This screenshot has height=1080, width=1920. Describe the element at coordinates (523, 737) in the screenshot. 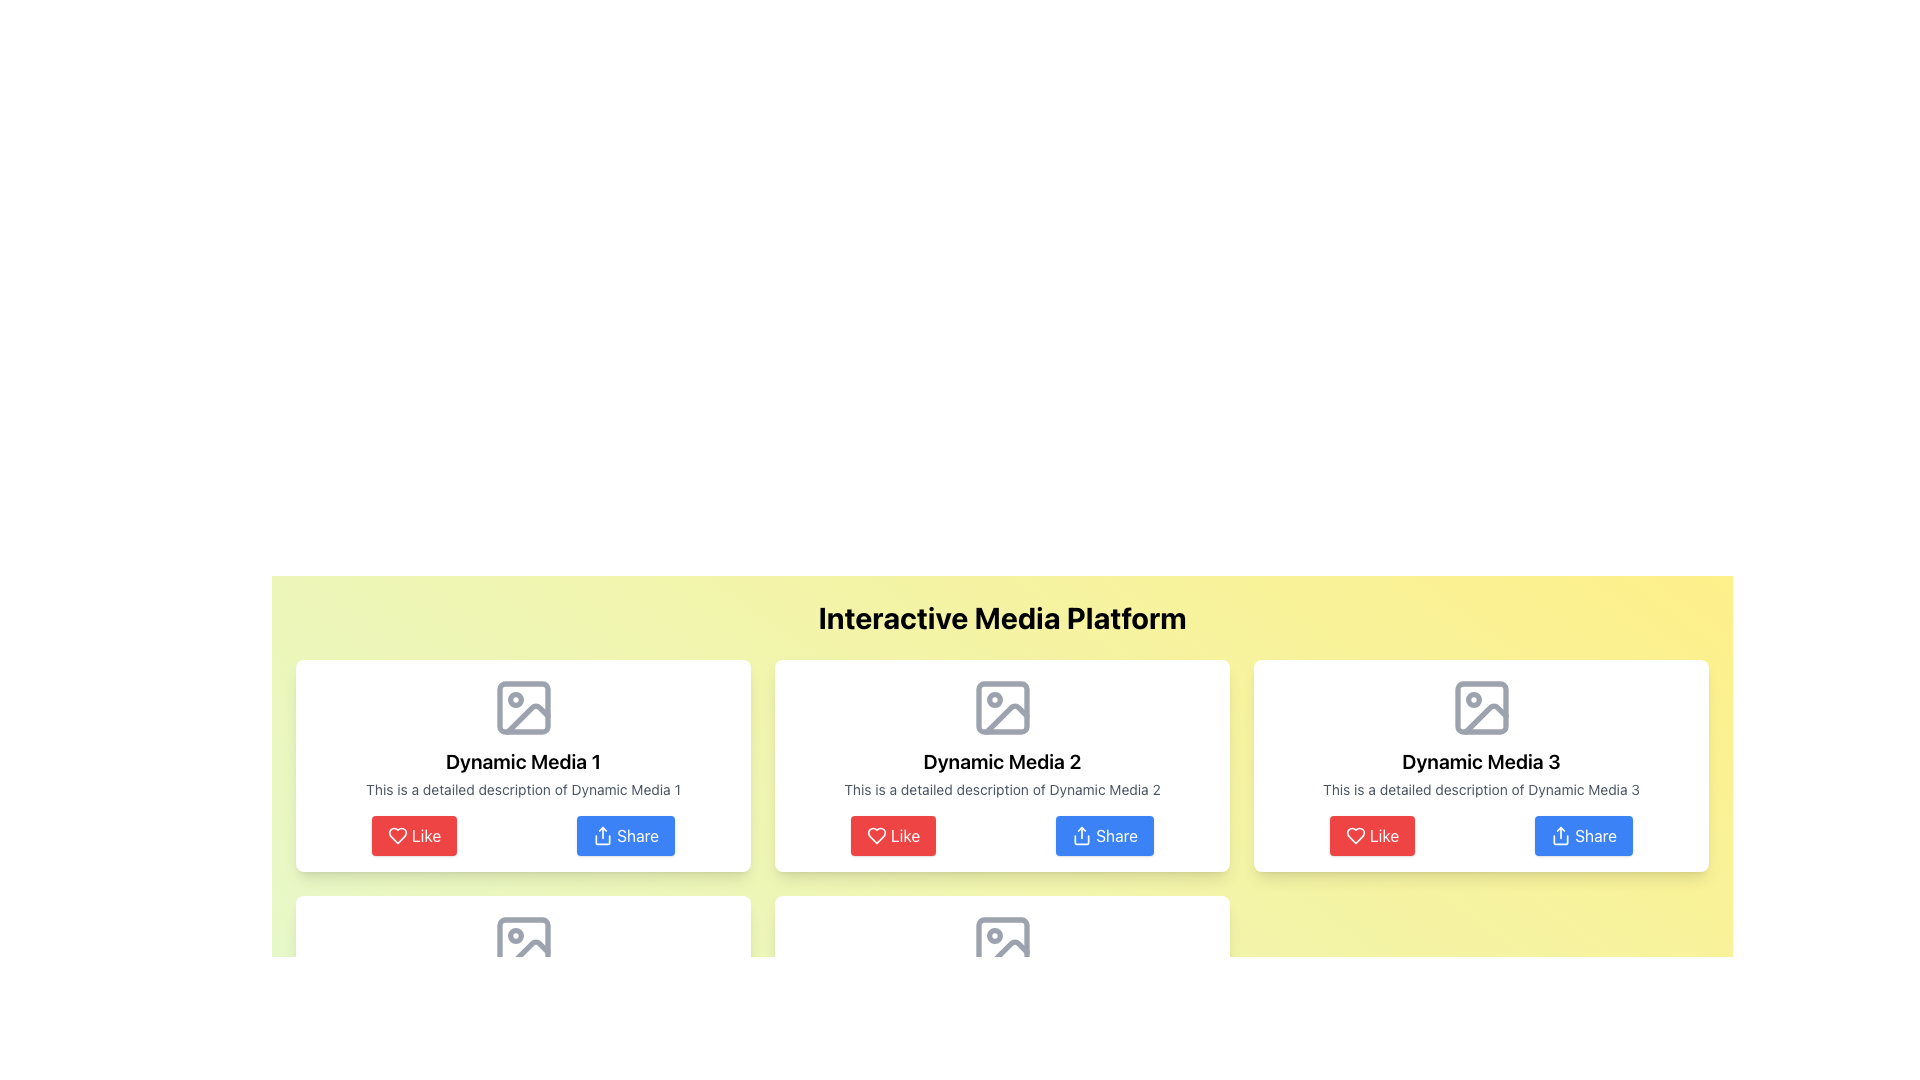

I see `title and description of the Content Block located at the top left section of the grid, next to 'Interactive Media Platform'` at that location.